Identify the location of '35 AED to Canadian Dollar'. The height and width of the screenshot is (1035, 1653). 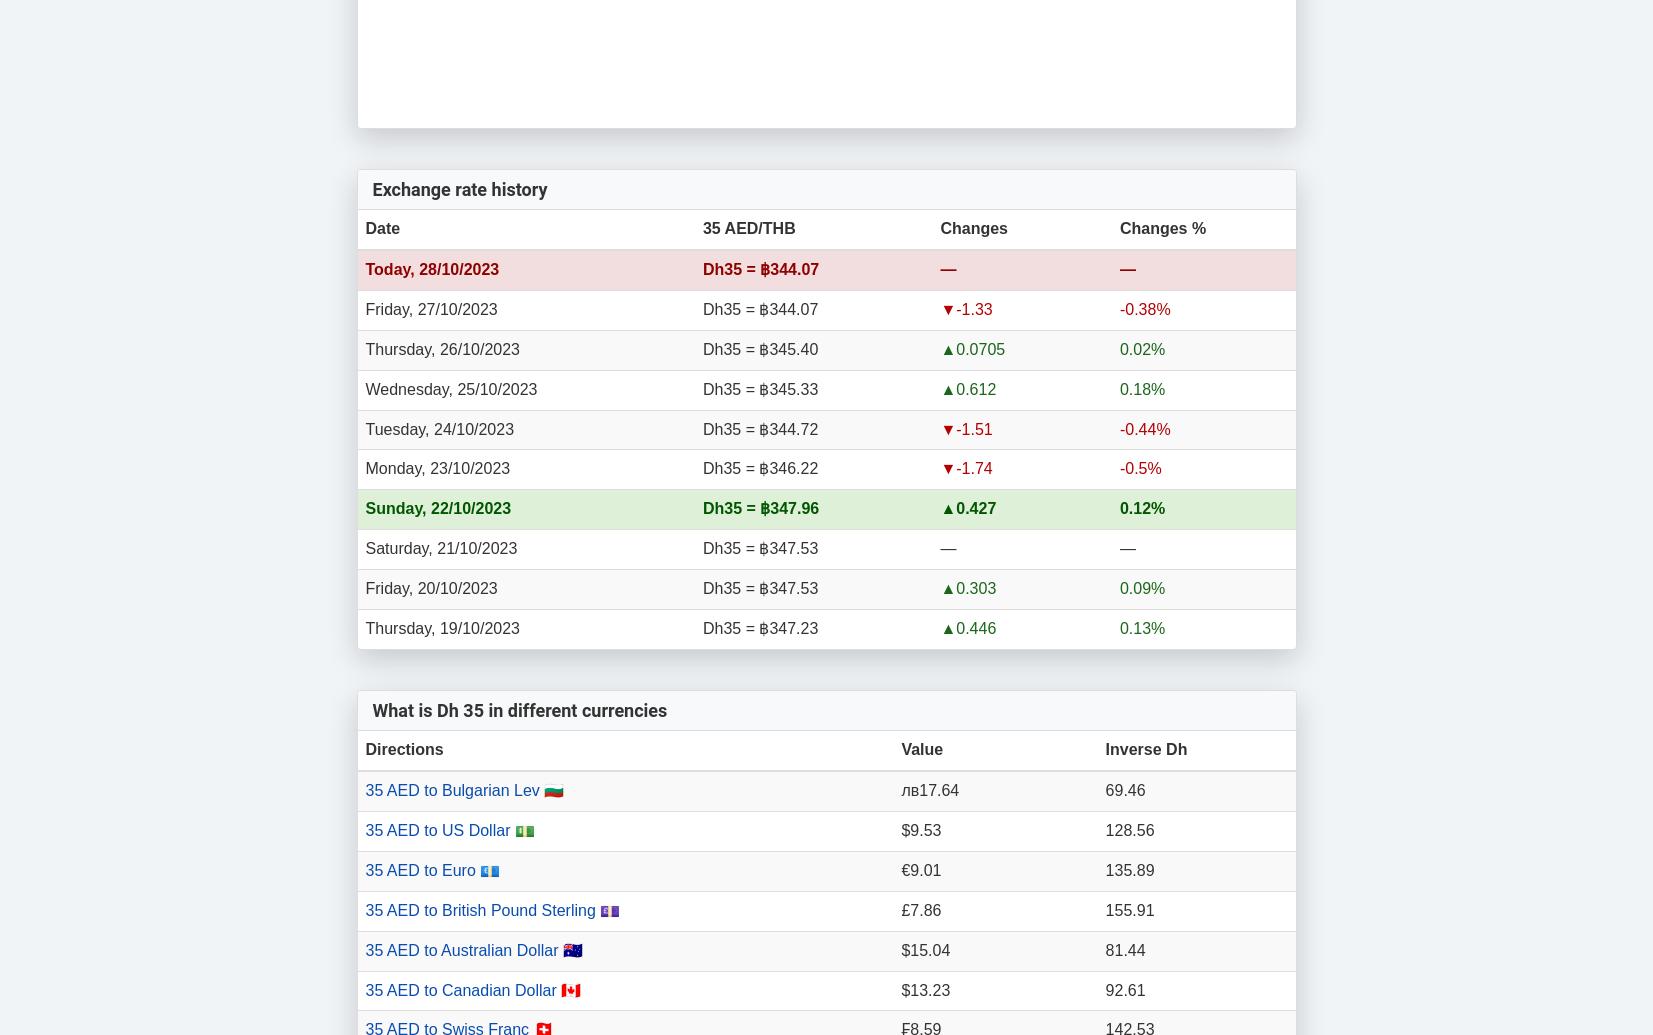
(462, 988).